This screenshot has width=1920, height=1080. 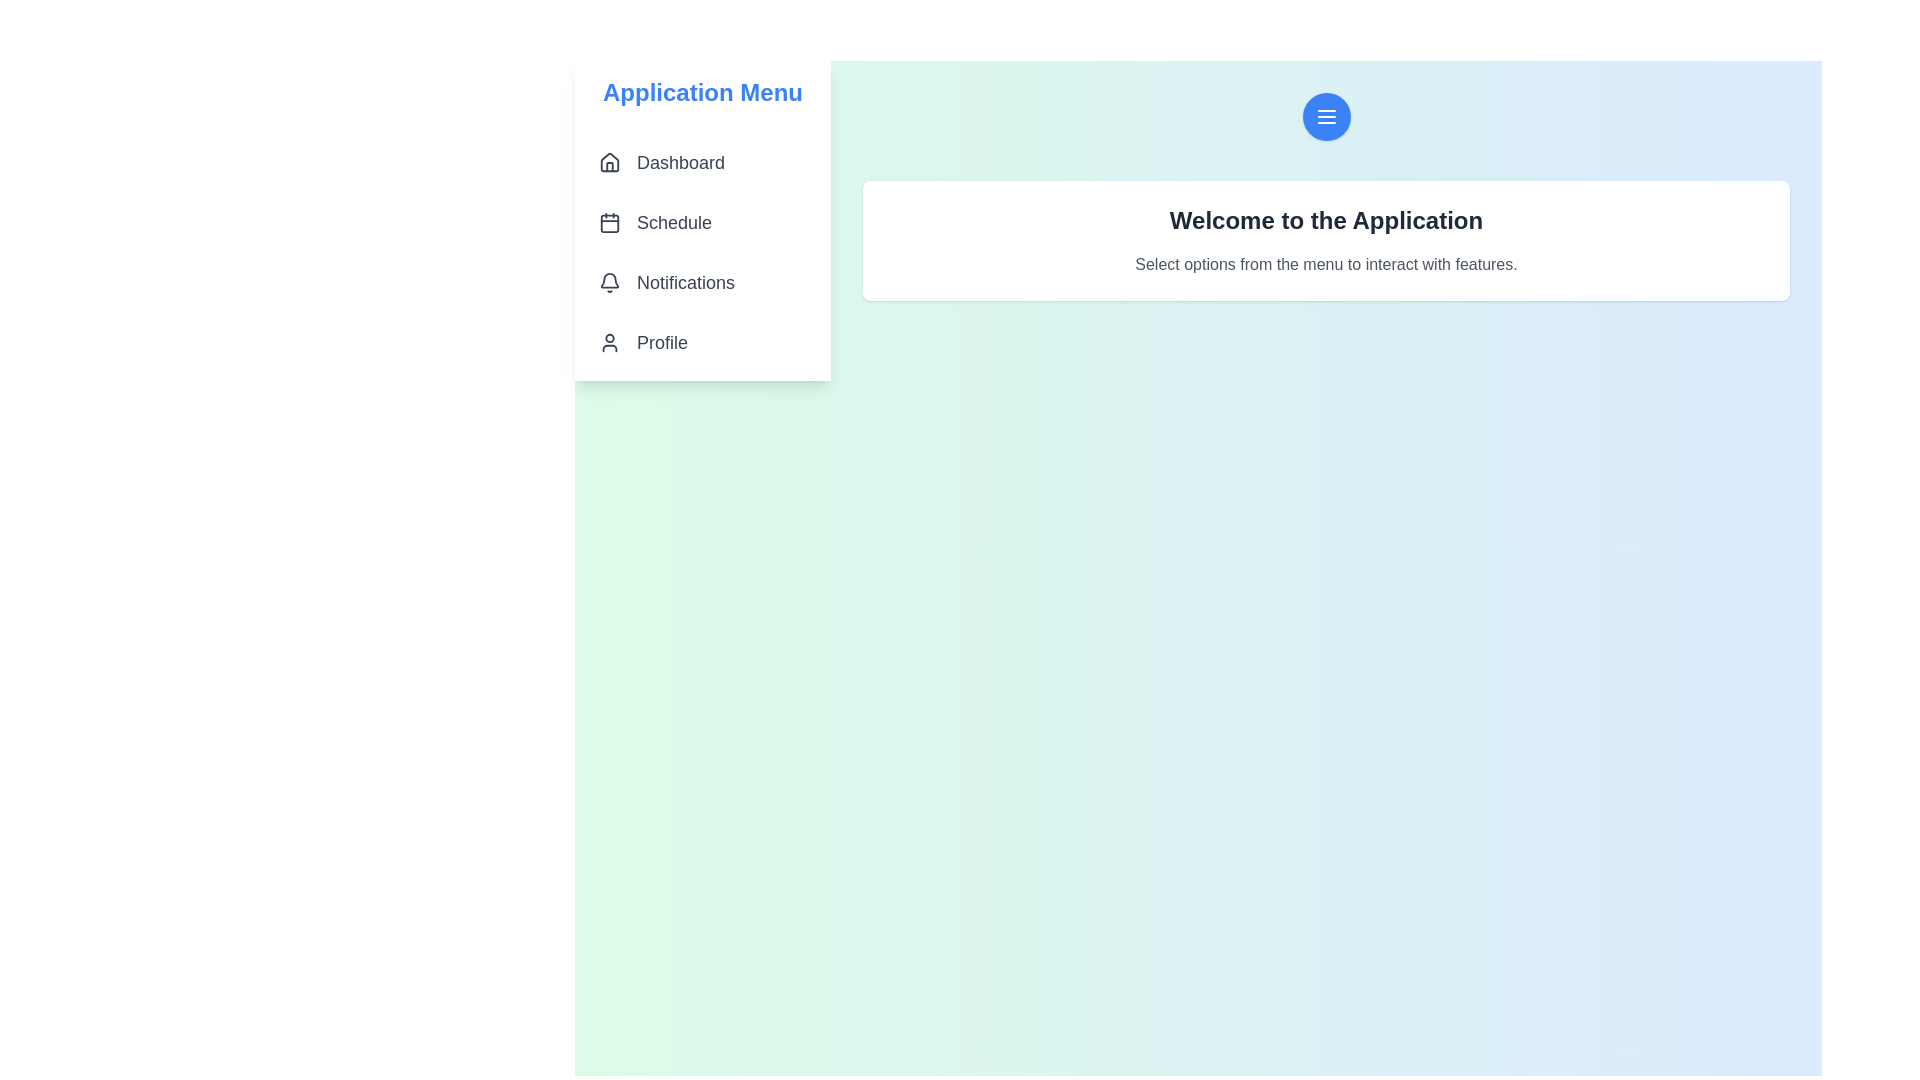 I want to click on the 'Notifications' menu item to navigate to the 'Notifications' section, so click(x=702, y=282).